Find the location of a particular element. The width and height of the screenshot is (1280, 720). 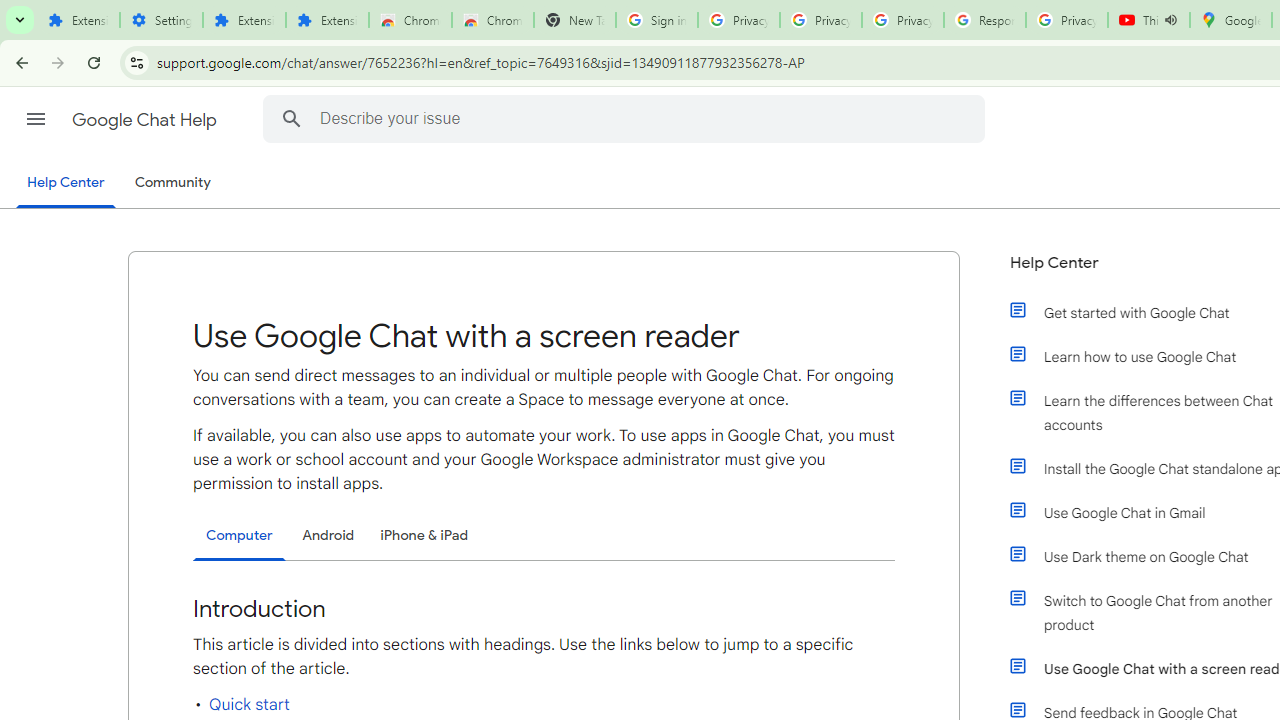

'New Tab' is located at coordinates (573, 20).